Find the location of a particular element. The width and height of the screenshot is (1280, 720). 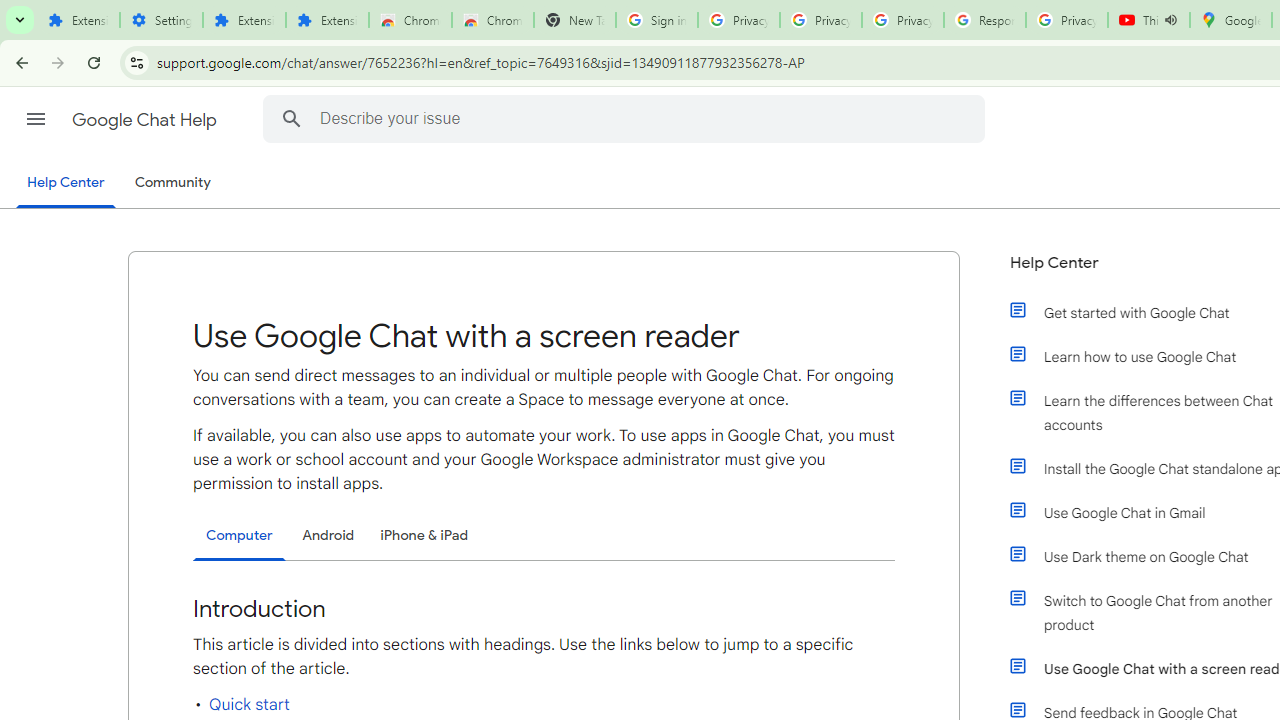

'New Tab' is located at coordinates (573, 20).